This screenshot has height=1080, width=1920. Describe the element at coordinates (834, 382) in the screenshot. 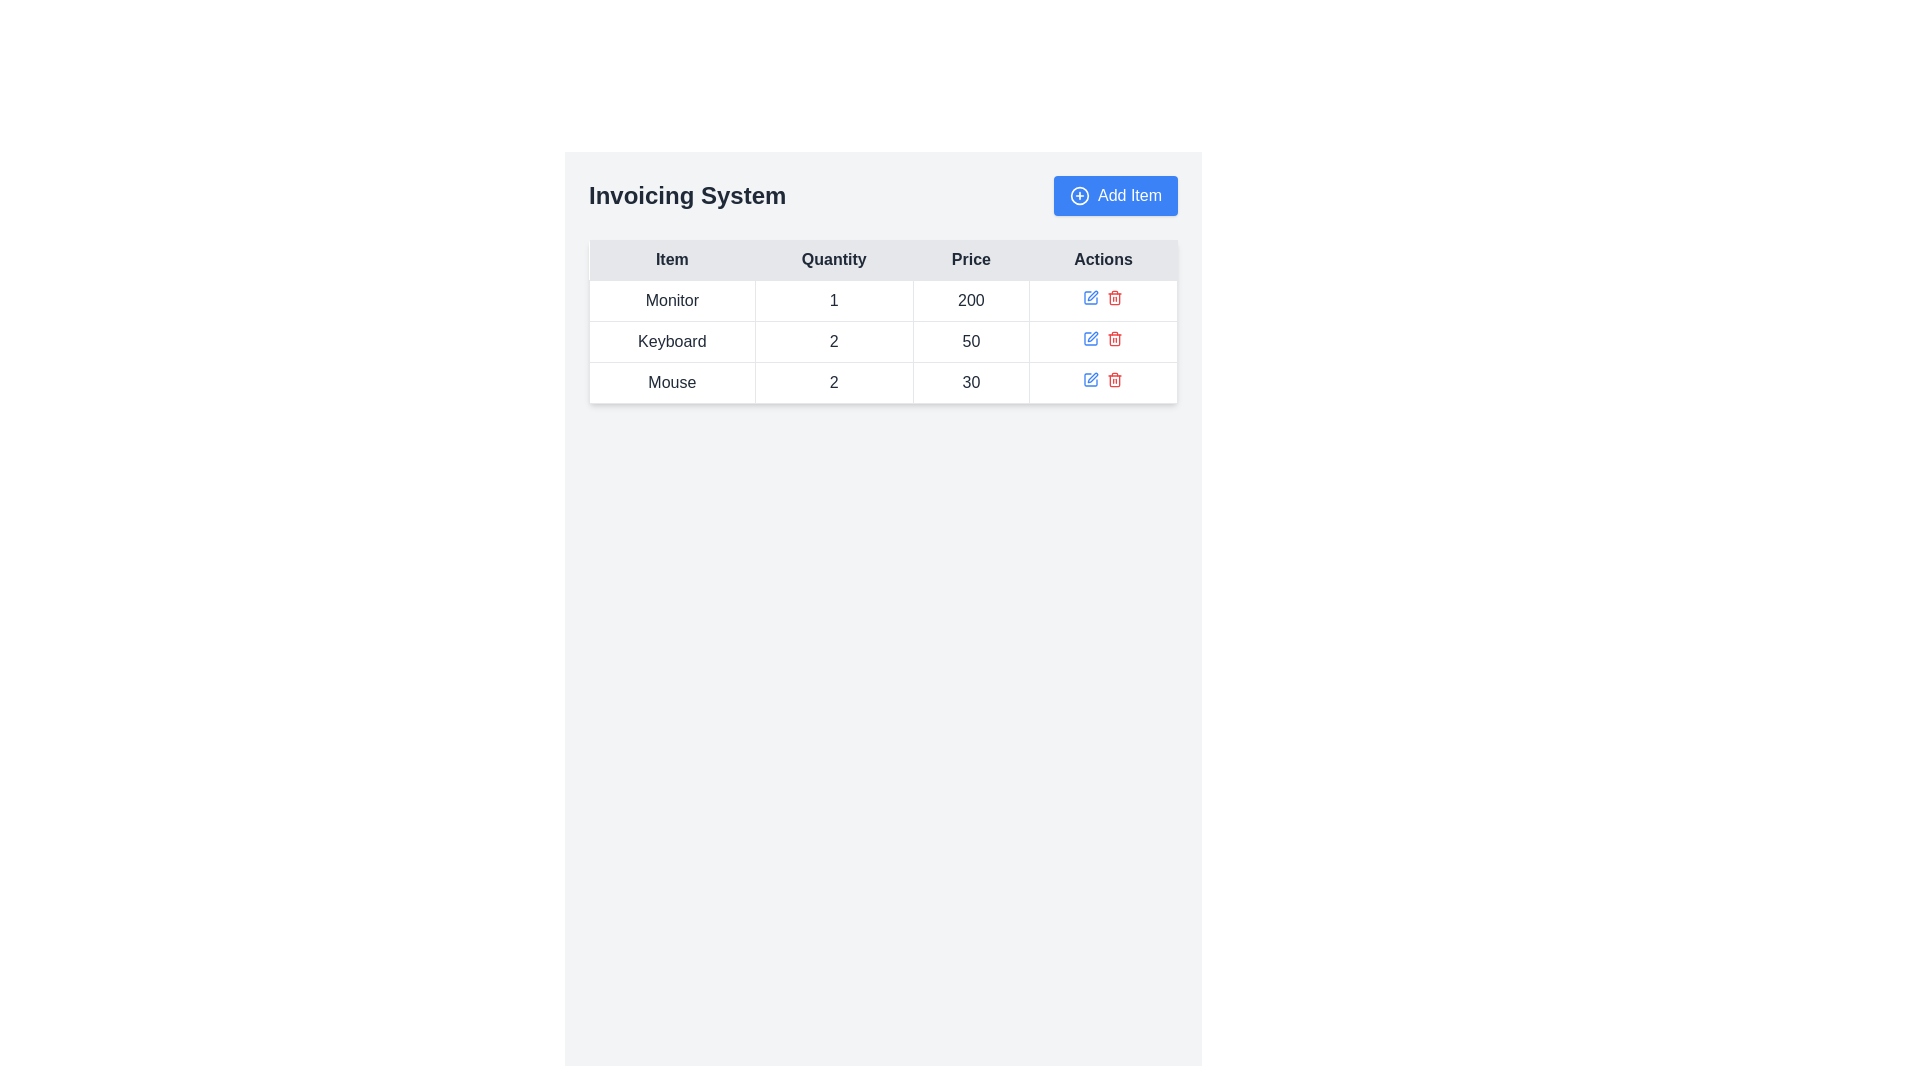

I see `the Text Label displaying the quantity of the 'Mouse' item in the invoicing system, located in the third row under the 'Quantity' column` at that location.